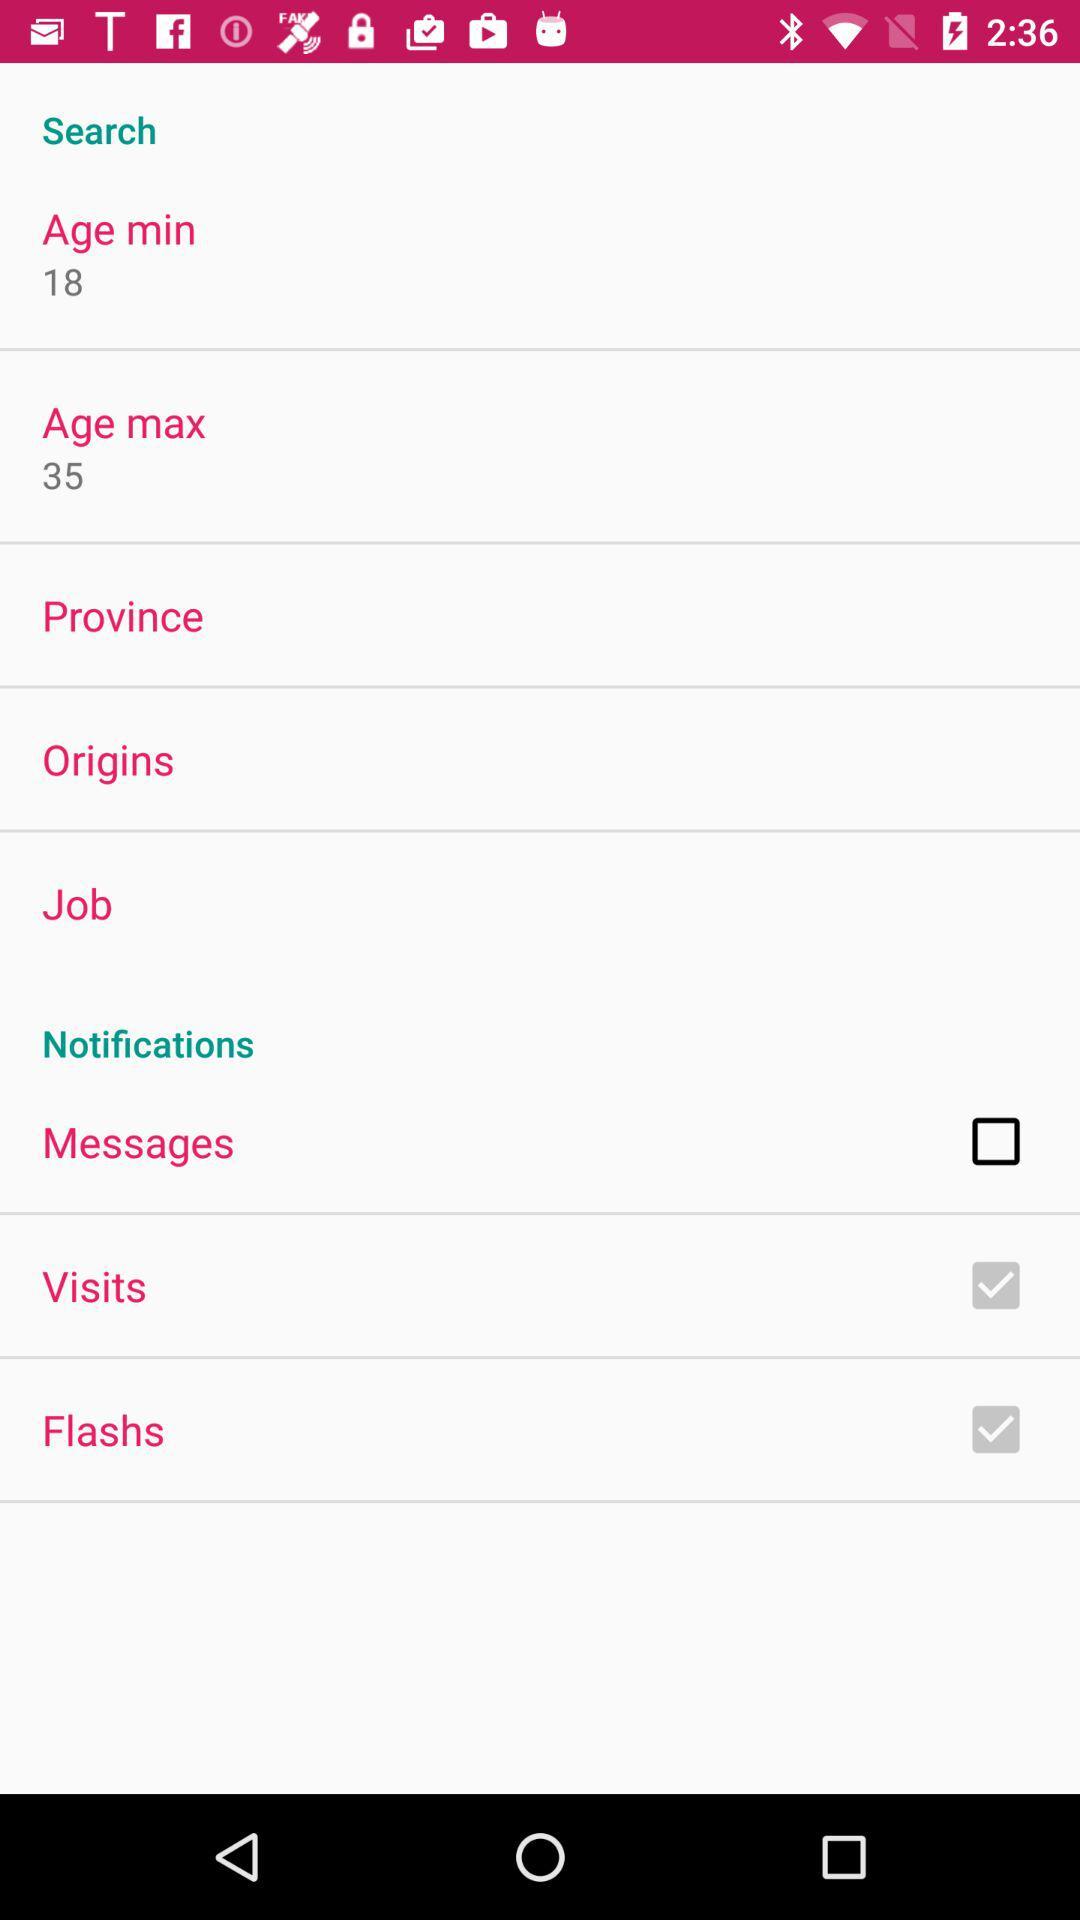  I want to click on app at the center, so click(540, 1022).